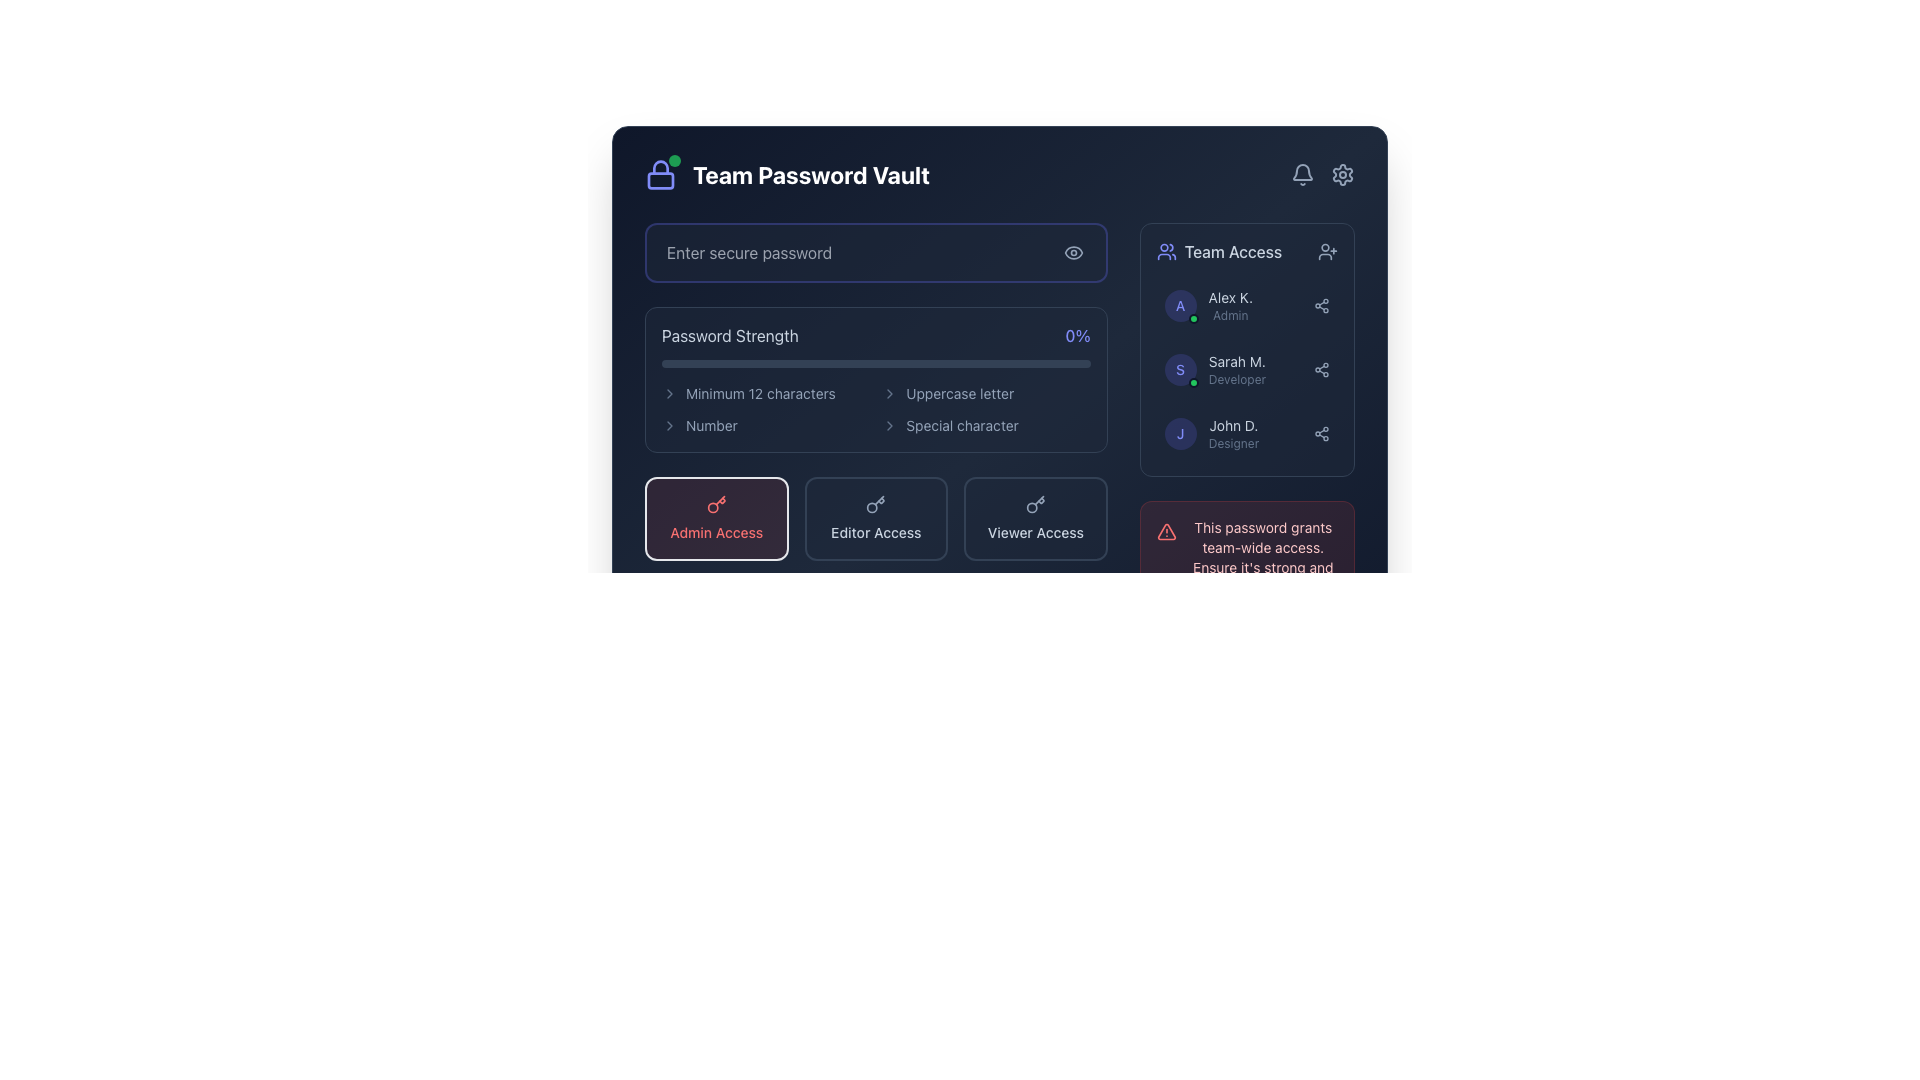 This screenshot has height=1080, width=1920. What do you see at coordinates (986, 393) in the screenshot?
I see `requirement of the checklist item indicating that an uppercase letter must be included, located in the top-right quadrant of the grid layout, as the second item below the 'Minimum 12 characters' item` at bounding box center [986, 393].